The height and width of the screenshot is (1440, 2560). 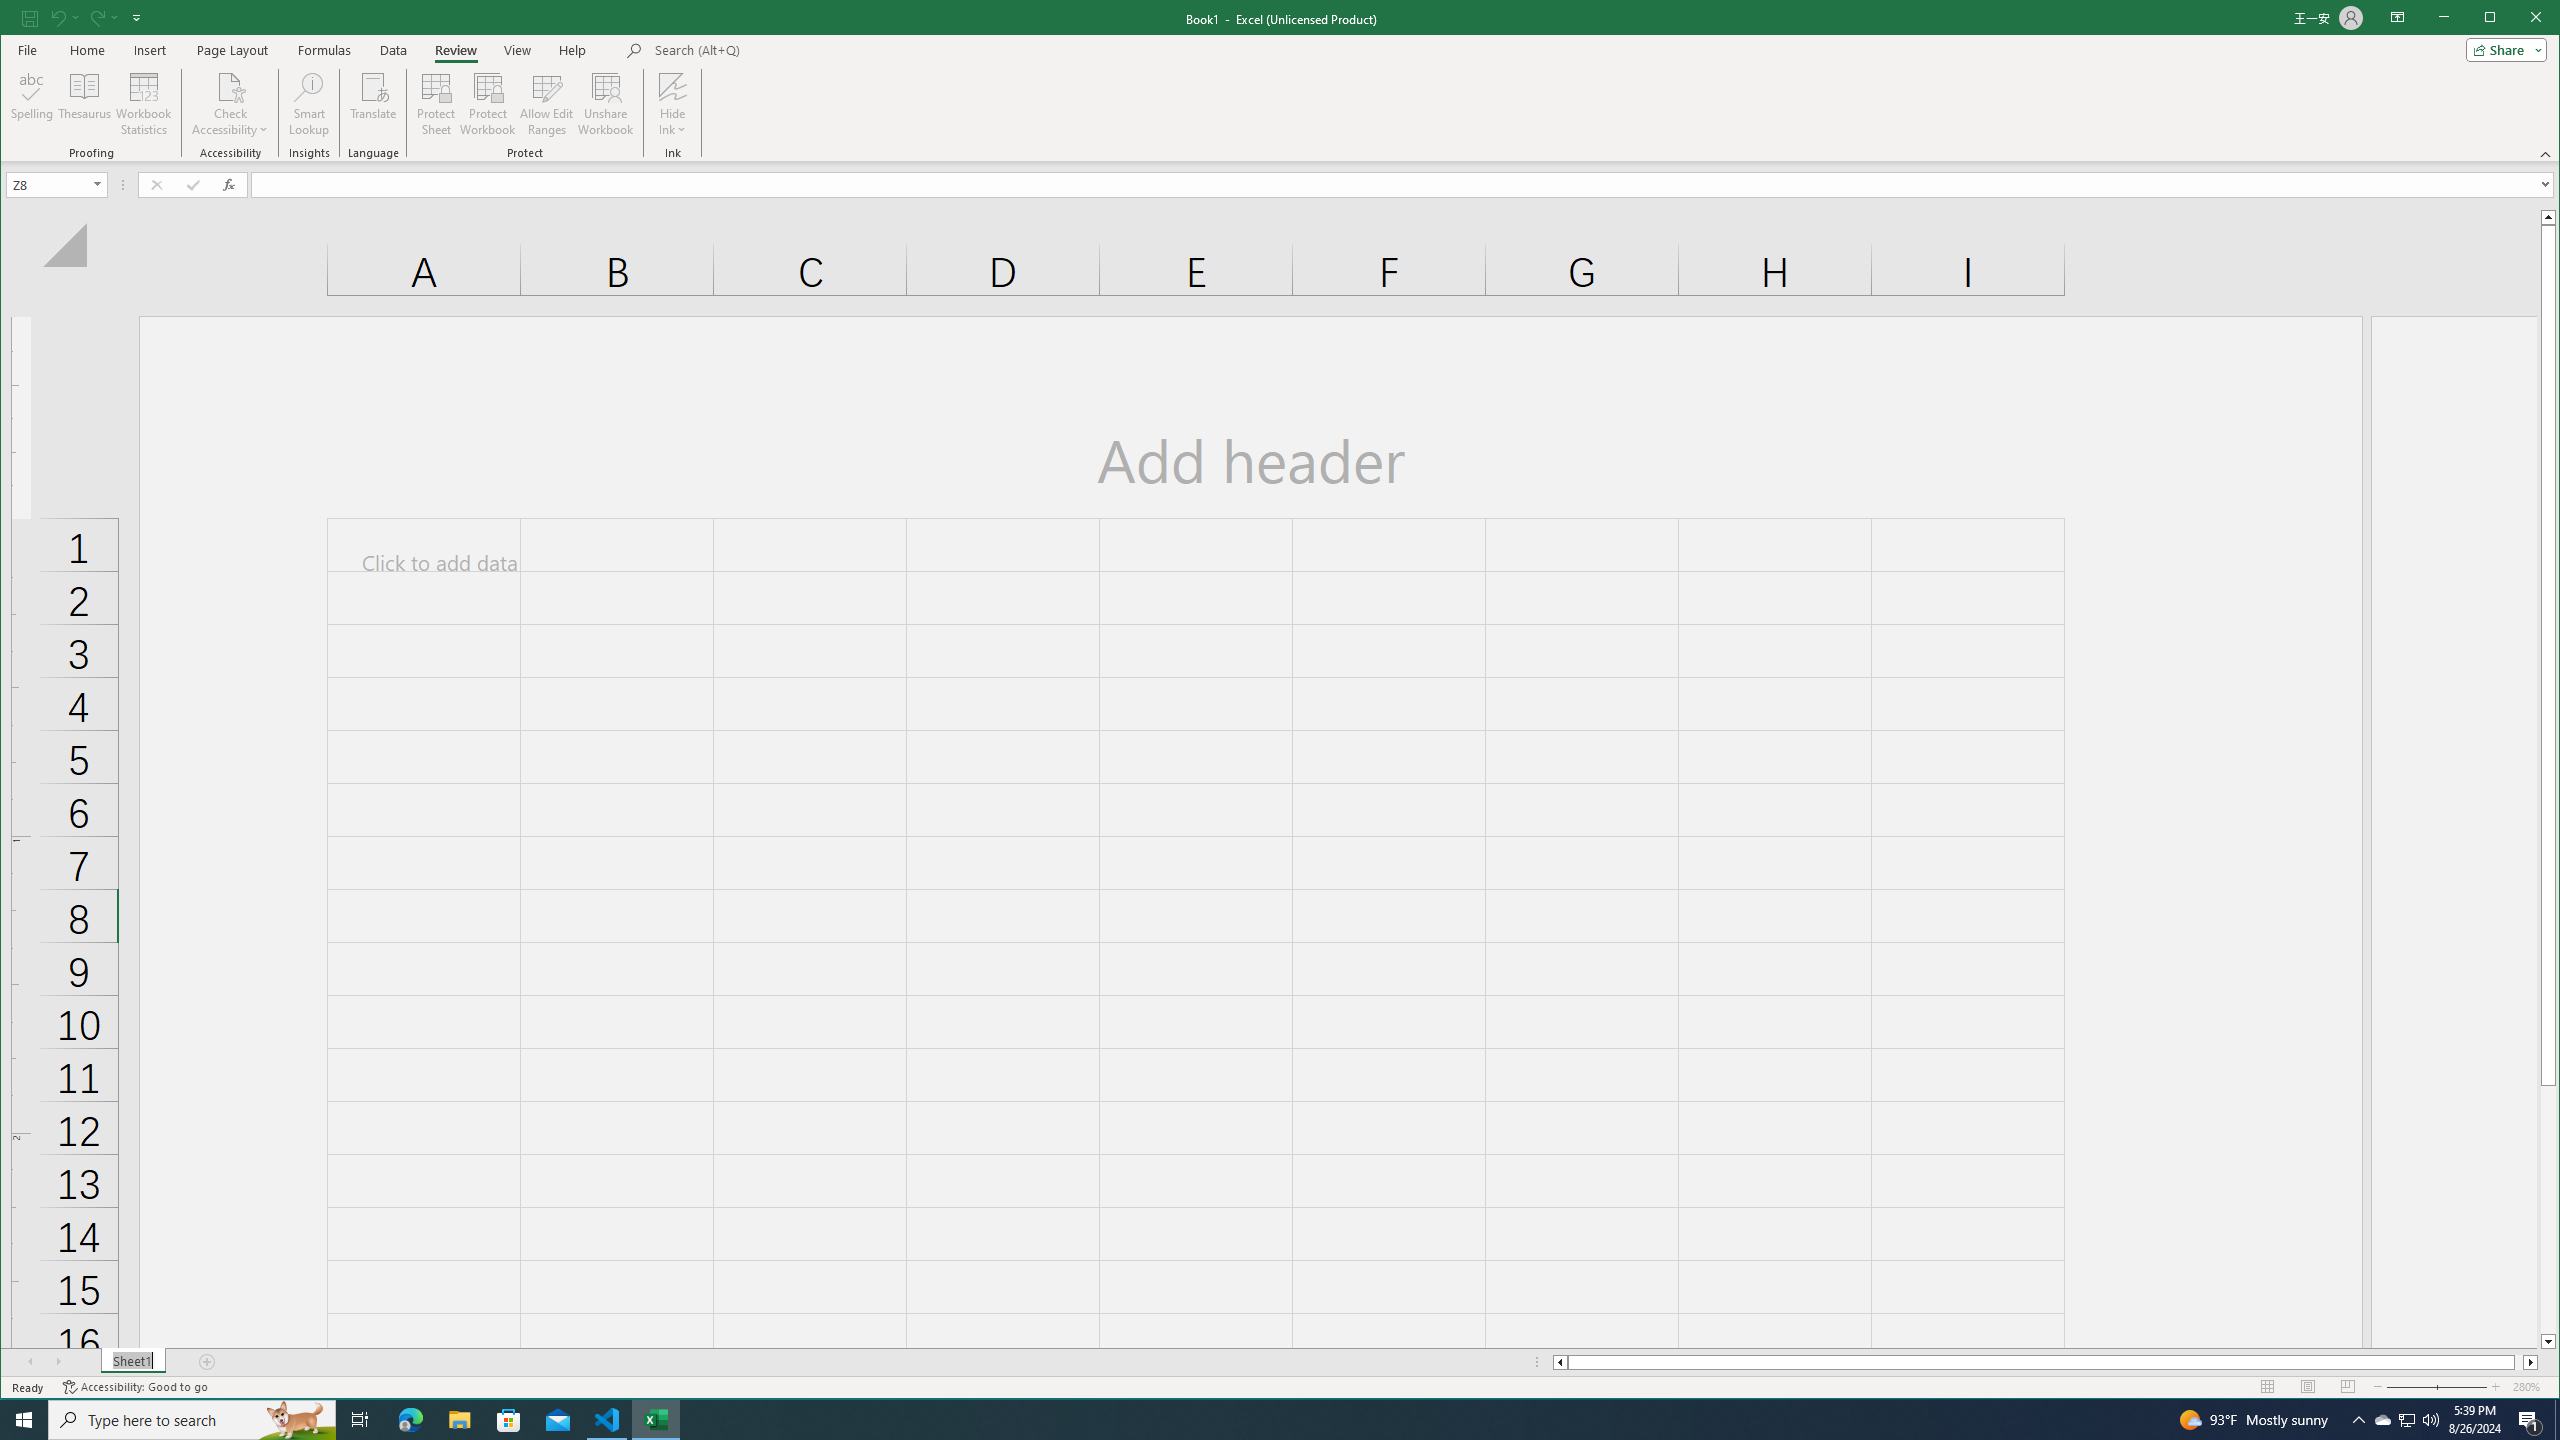 I want to click on 'Protect Workbook...', so click(x=486, y=103).